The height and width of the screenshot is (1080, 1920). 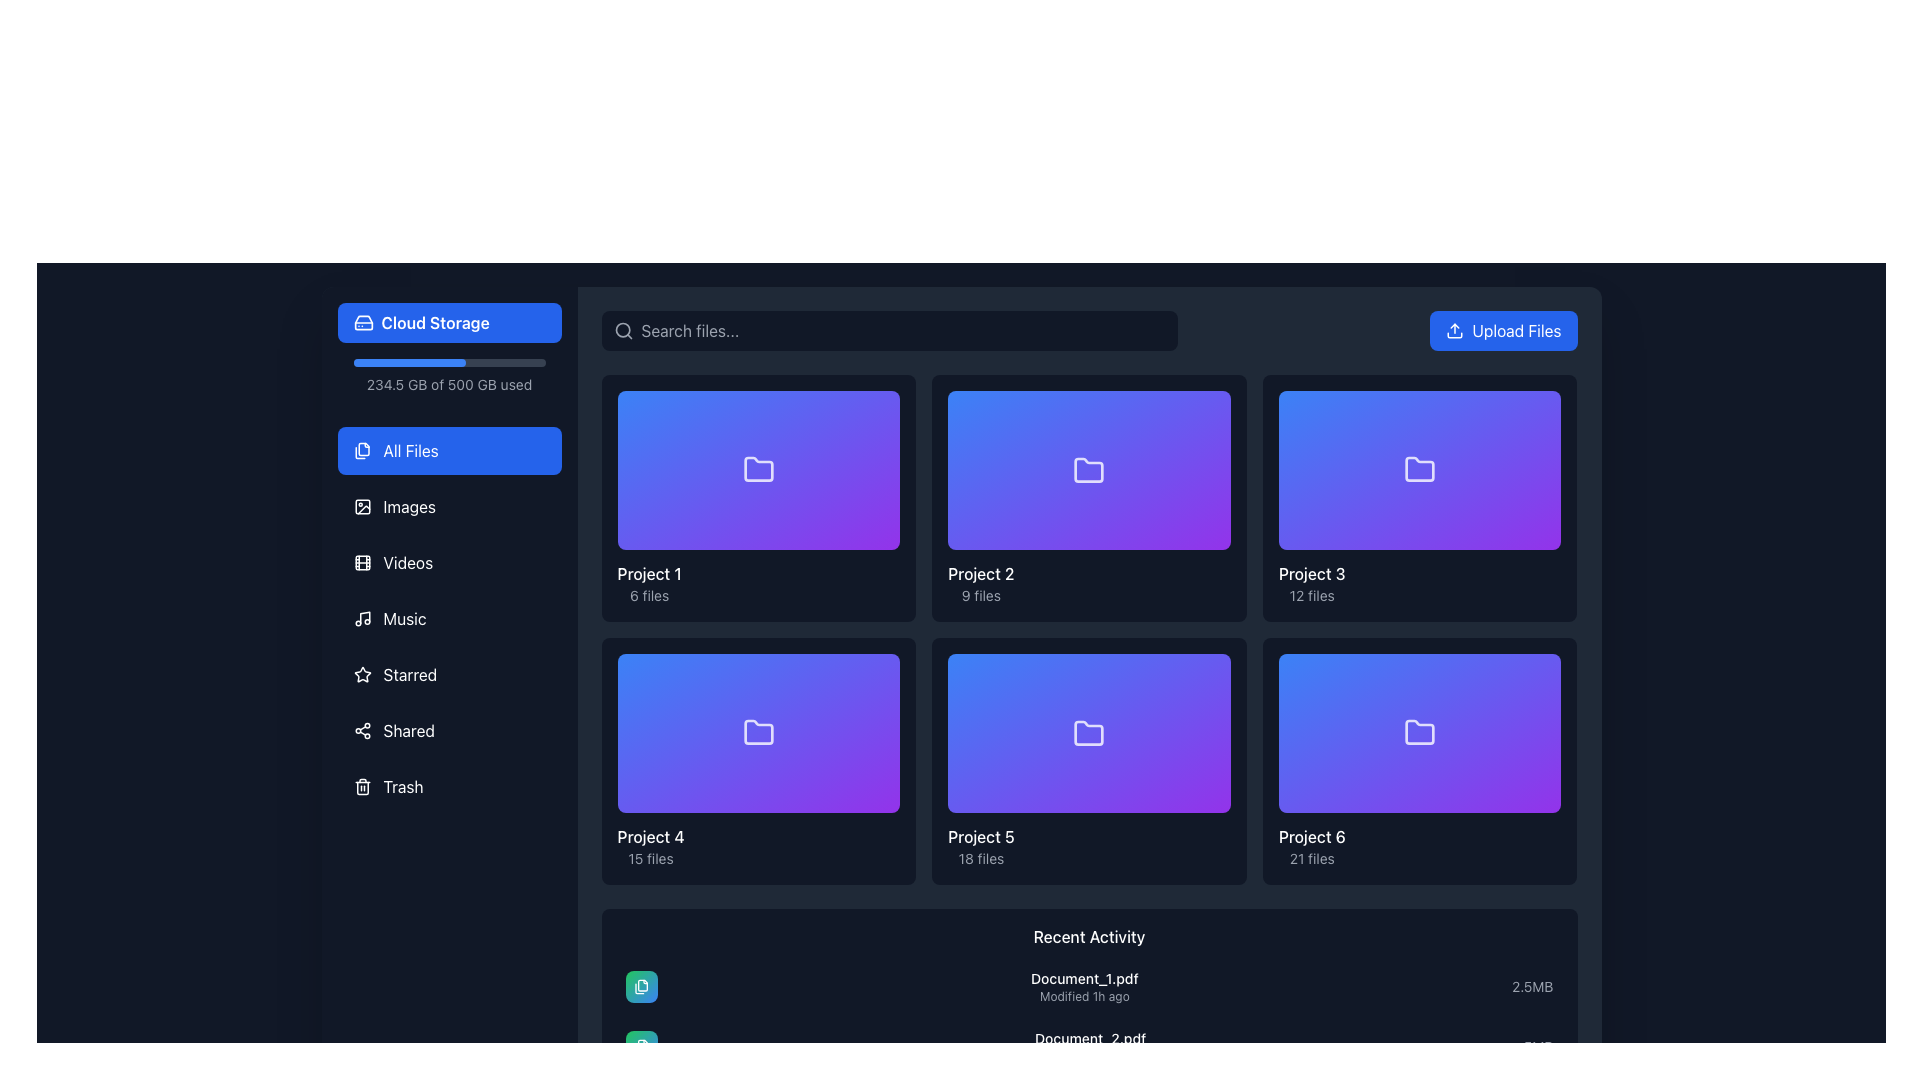 What do you see at coordinates (362, 451) in the screenshot?
I see `the SVG icon associated with the 'All Files' menu option` at bounding box center [362, 451].